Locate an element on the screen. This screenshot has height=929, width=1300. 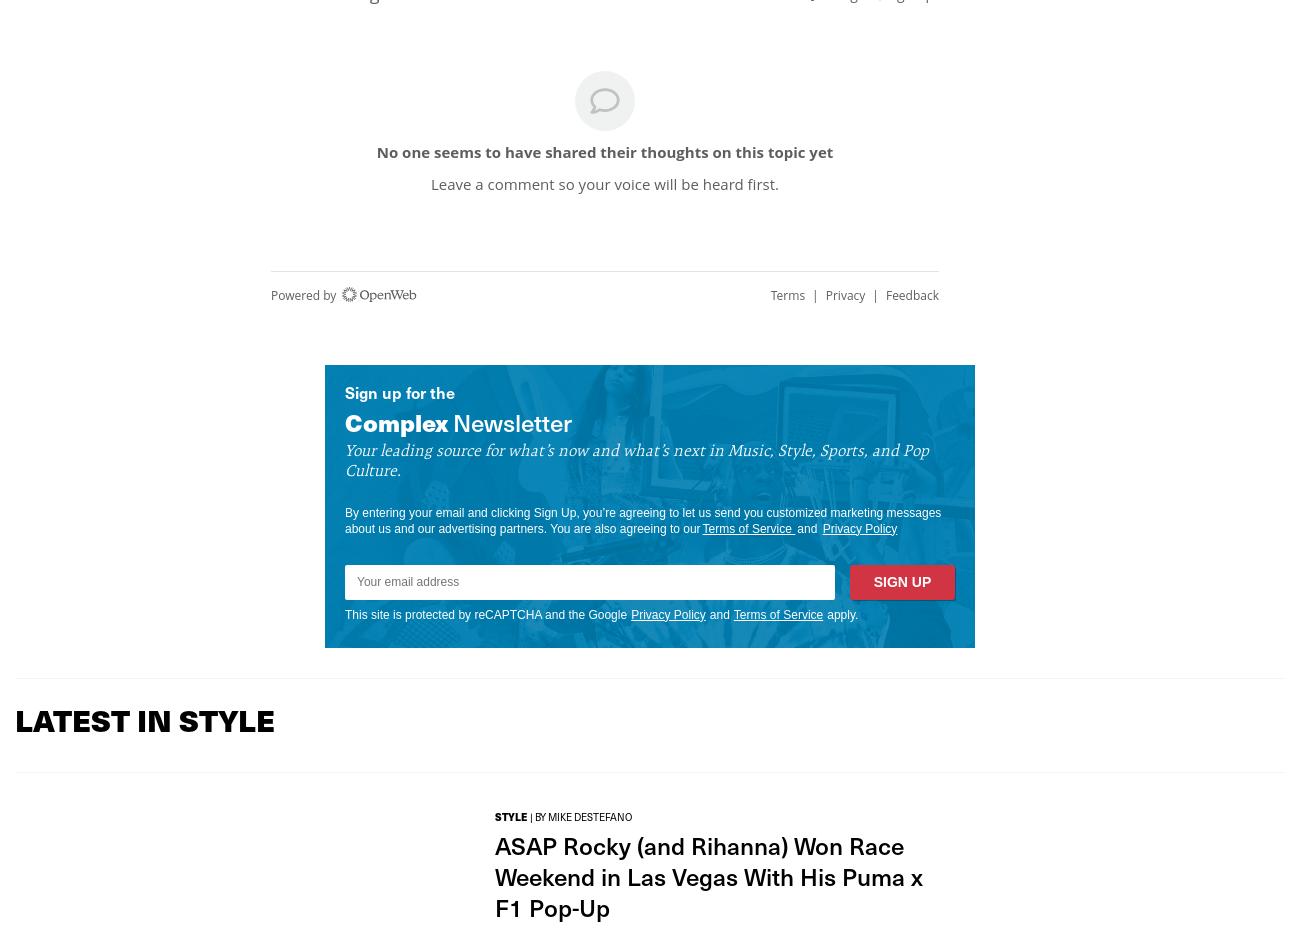
'By entering your email and clicking Sign Up, you’re agreeing to let us send you customized marketing messages about us and our advertising partners. You are also agreeing to our' is located at coordinates (642, 519).